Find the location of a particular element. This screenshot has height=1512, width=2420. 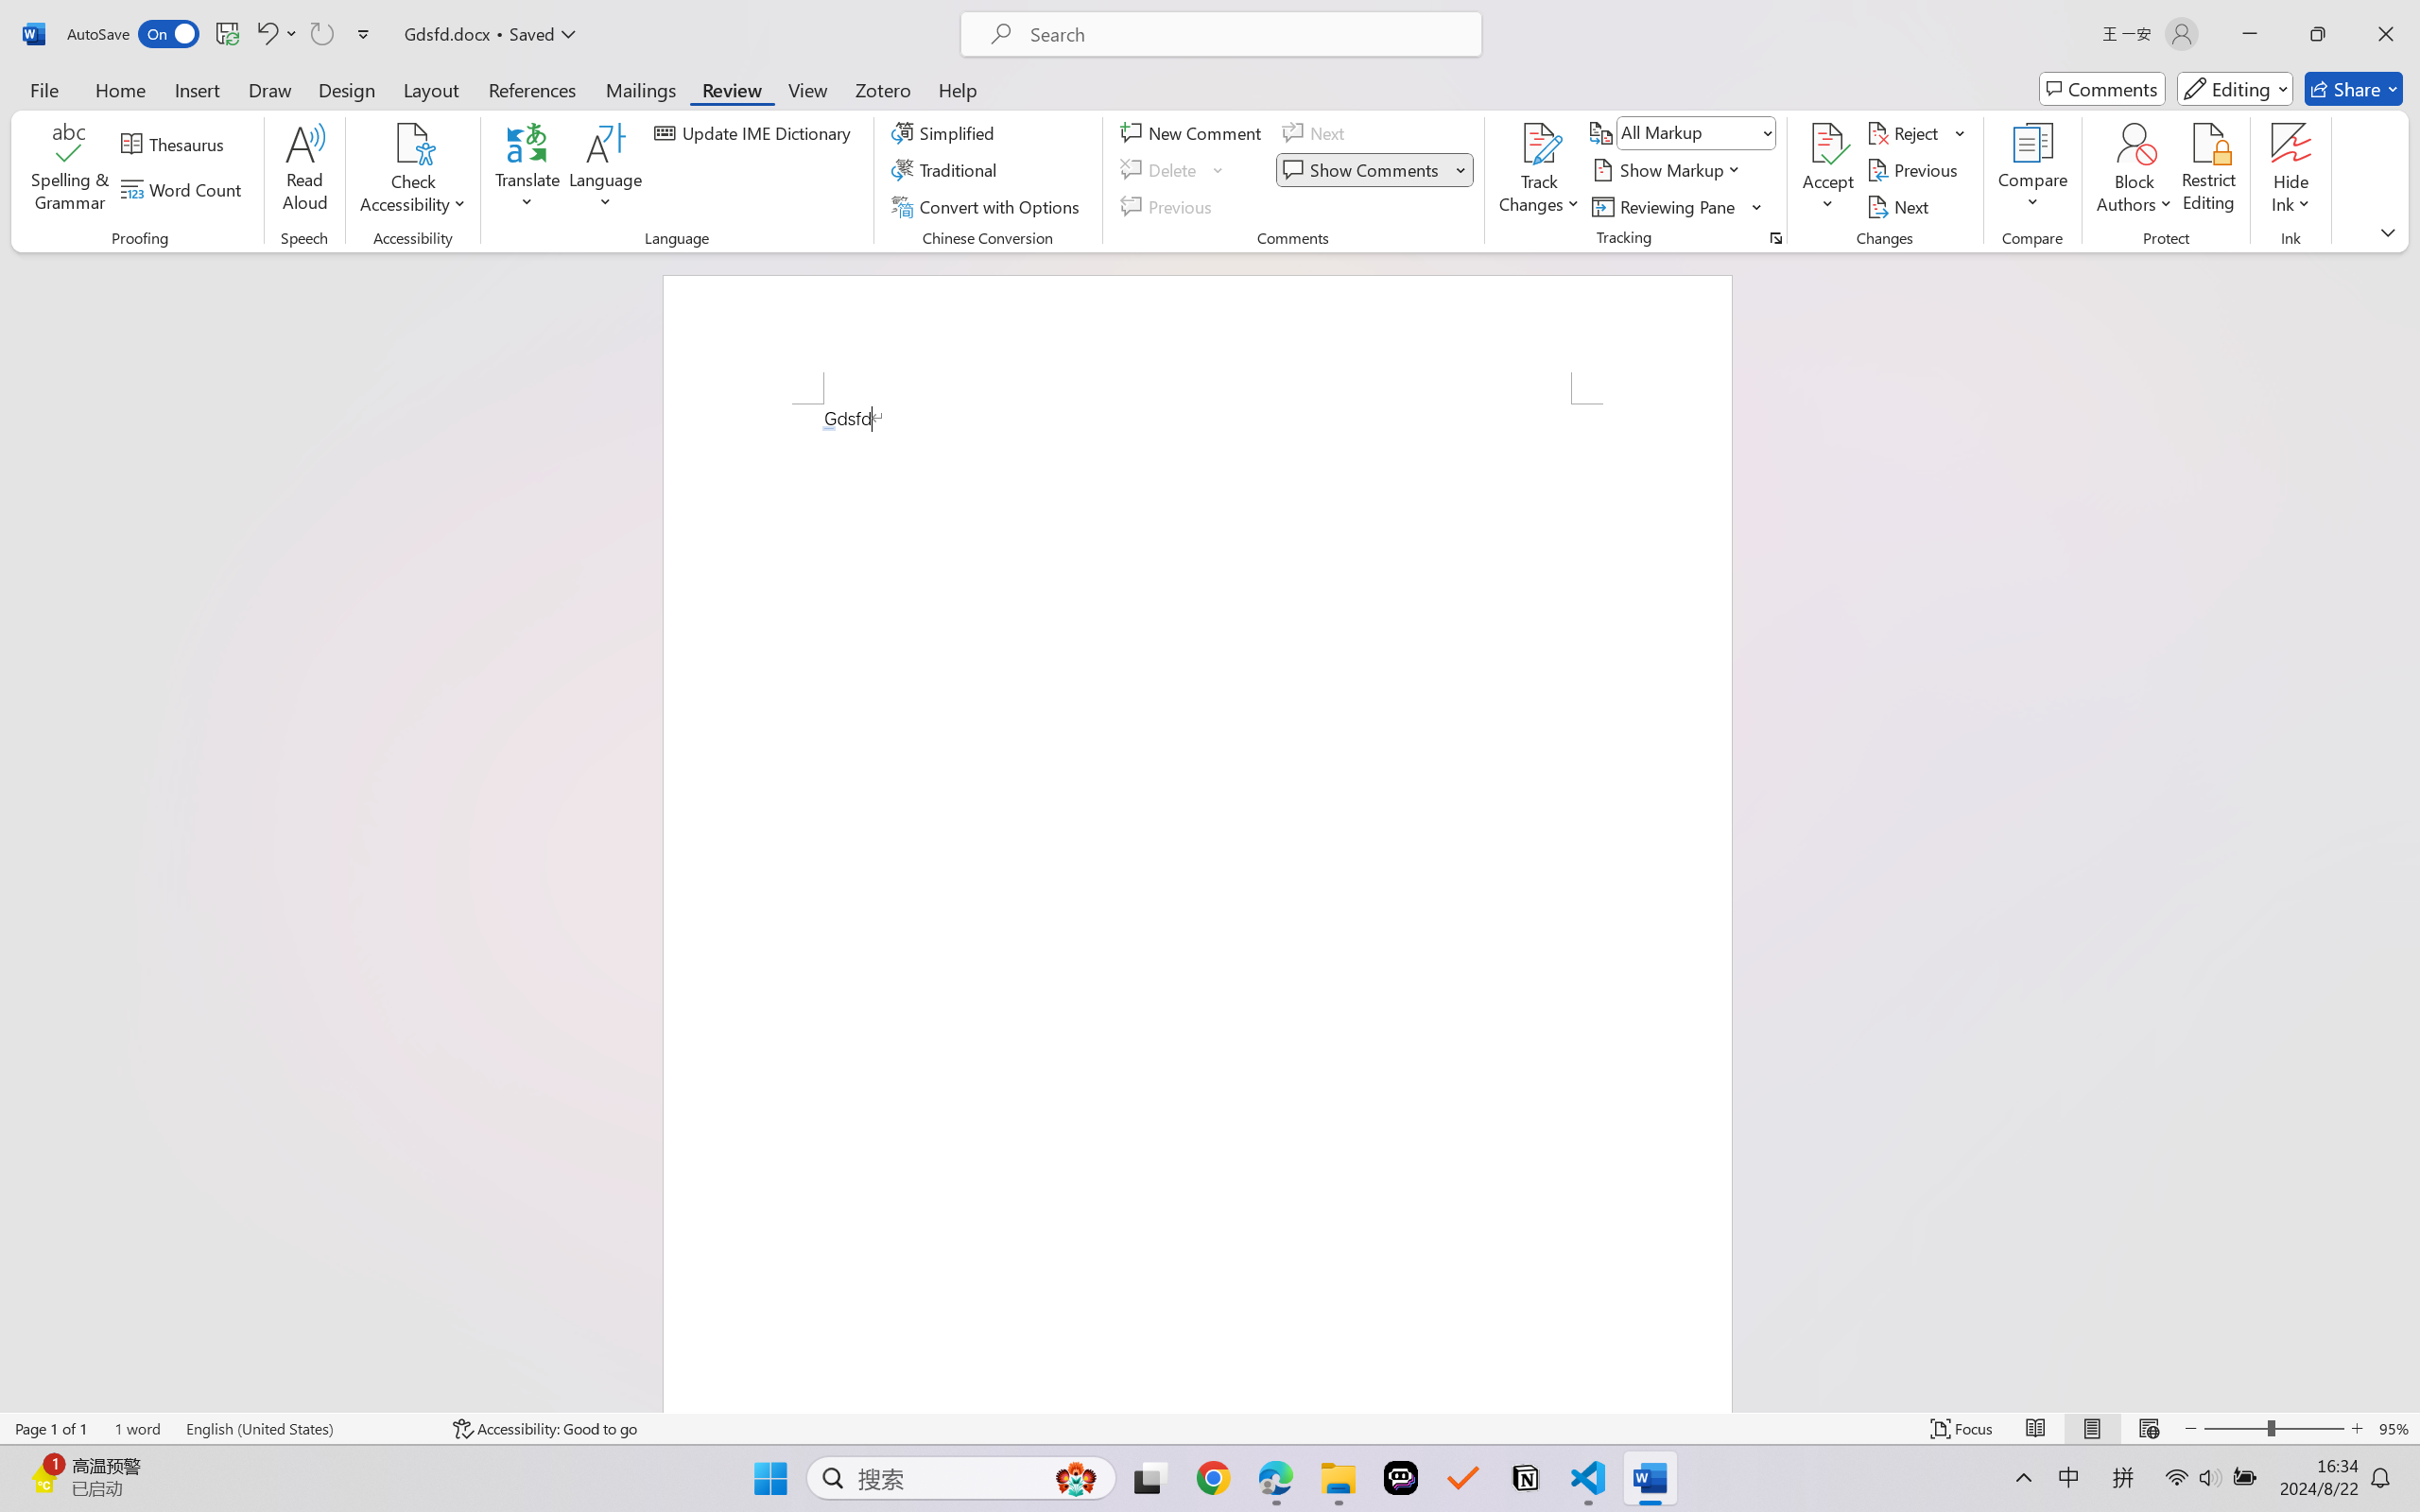

'Compare' is located at coordinates (2033, 170).